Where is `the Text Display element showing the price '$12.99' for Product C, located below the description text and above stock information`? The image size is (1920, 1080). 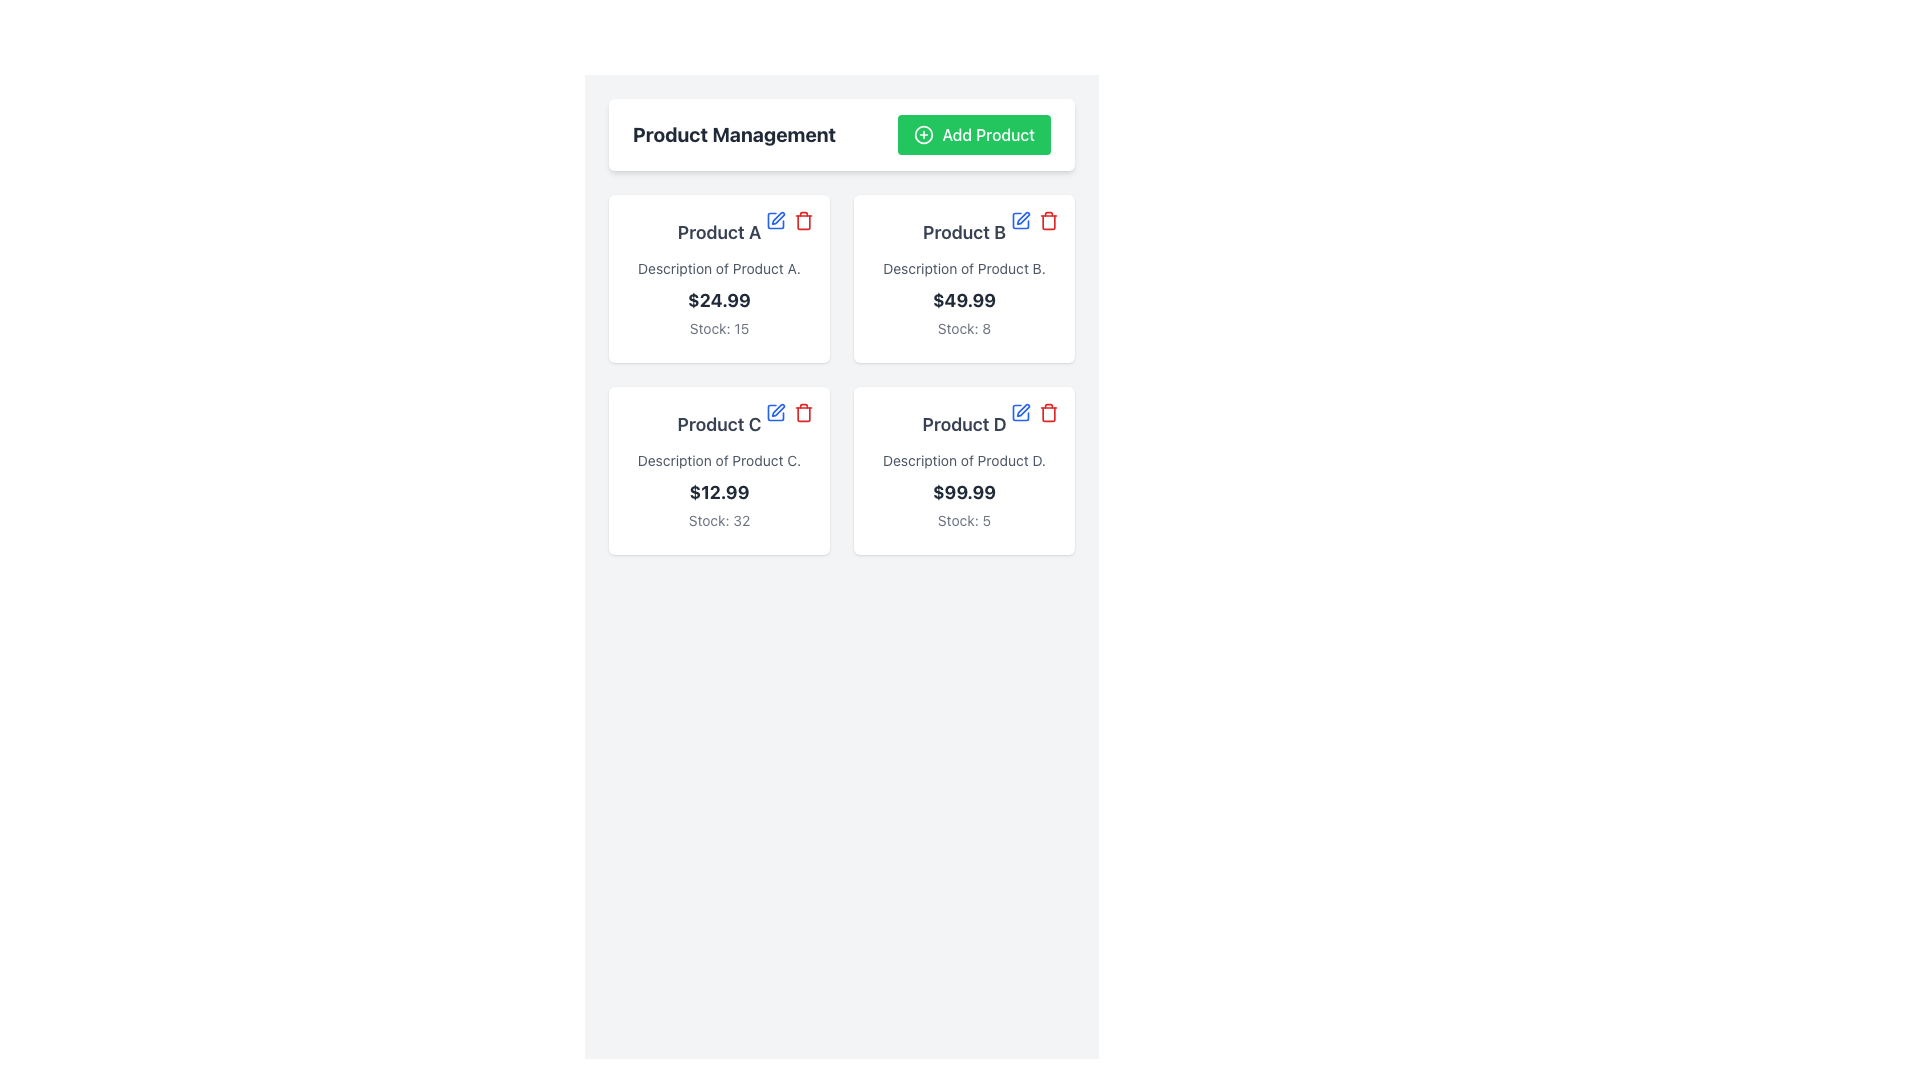 the Text Display element showing the price '$12.99' for Product C, located below the description text and above stock information is located at coordinates (719, 493).